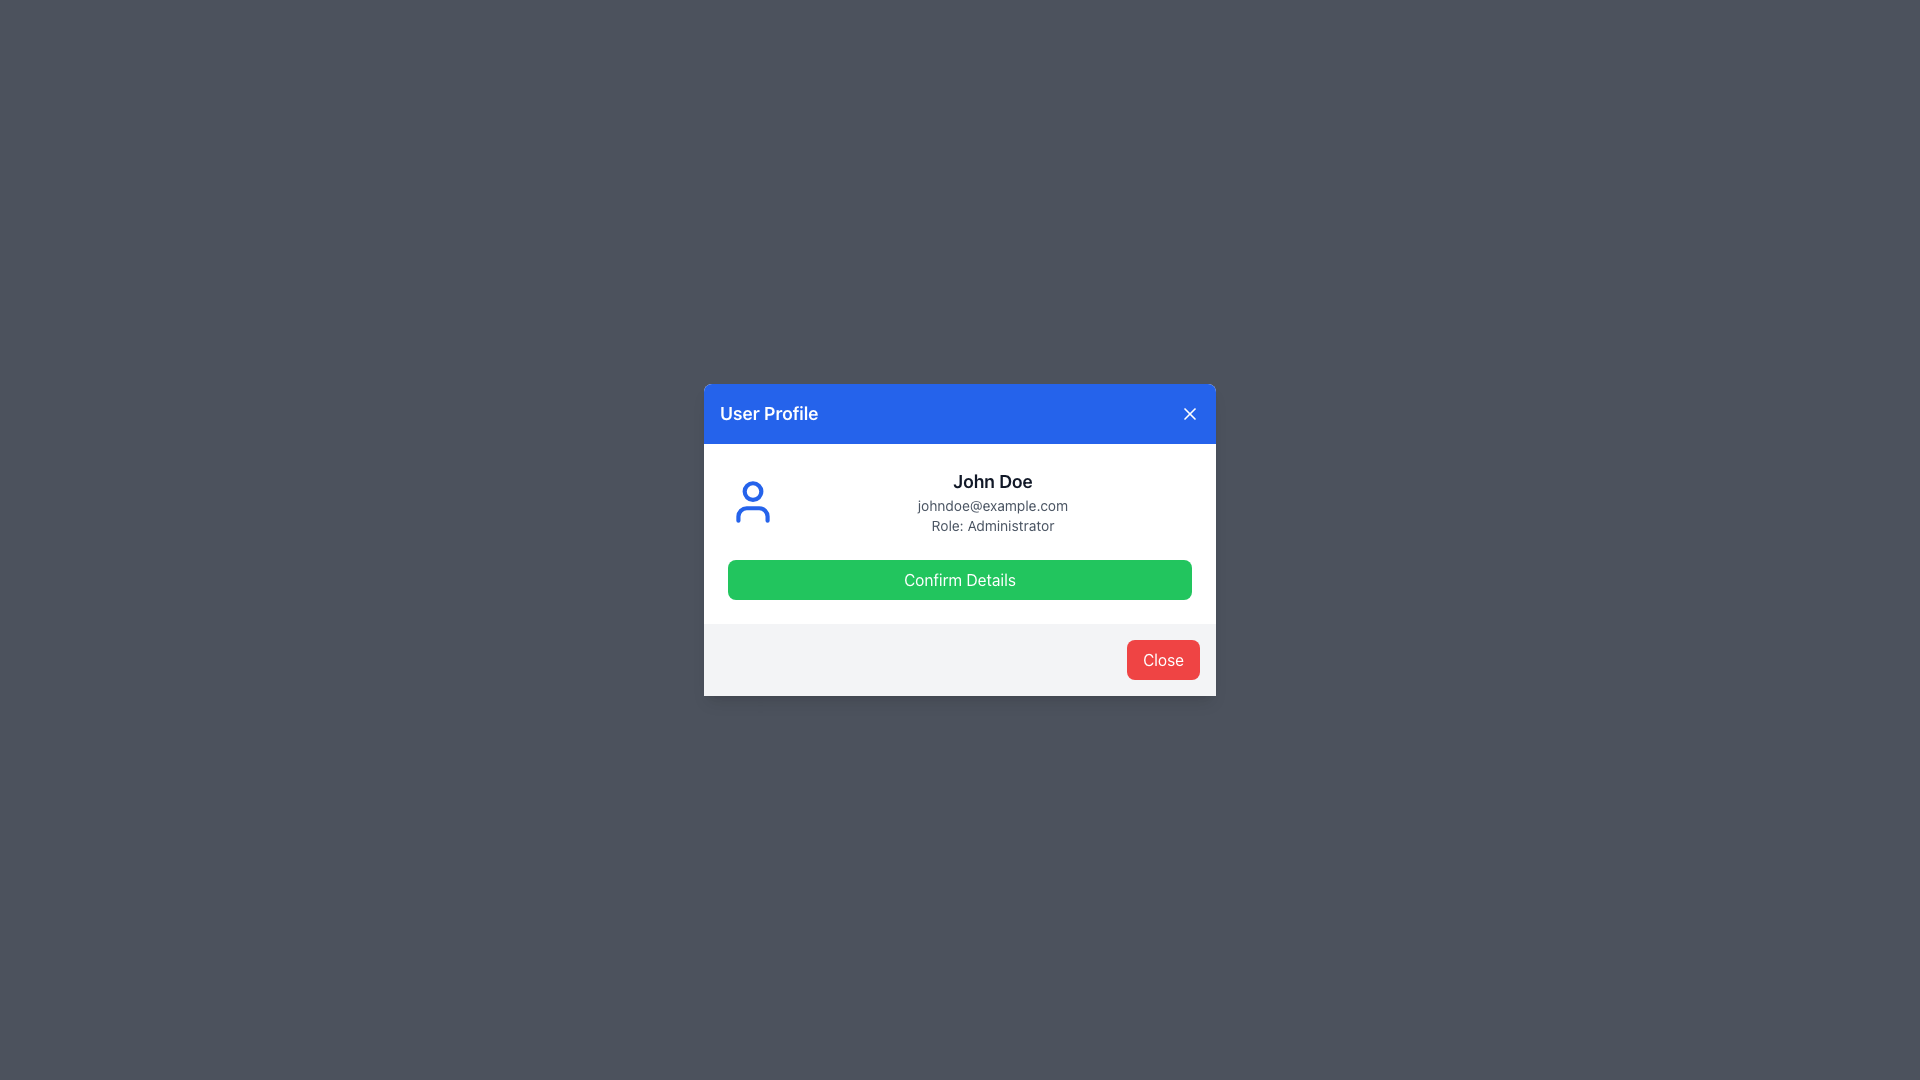 Image resolution: width=1920 pixels, height=1080 pixels. Describe the element at coordinates (960, 500) in the screenshot. I see `user profile information displayed in the information block, which includes the user's name, email, and role description, located in the middle of the dialog box` at that location.